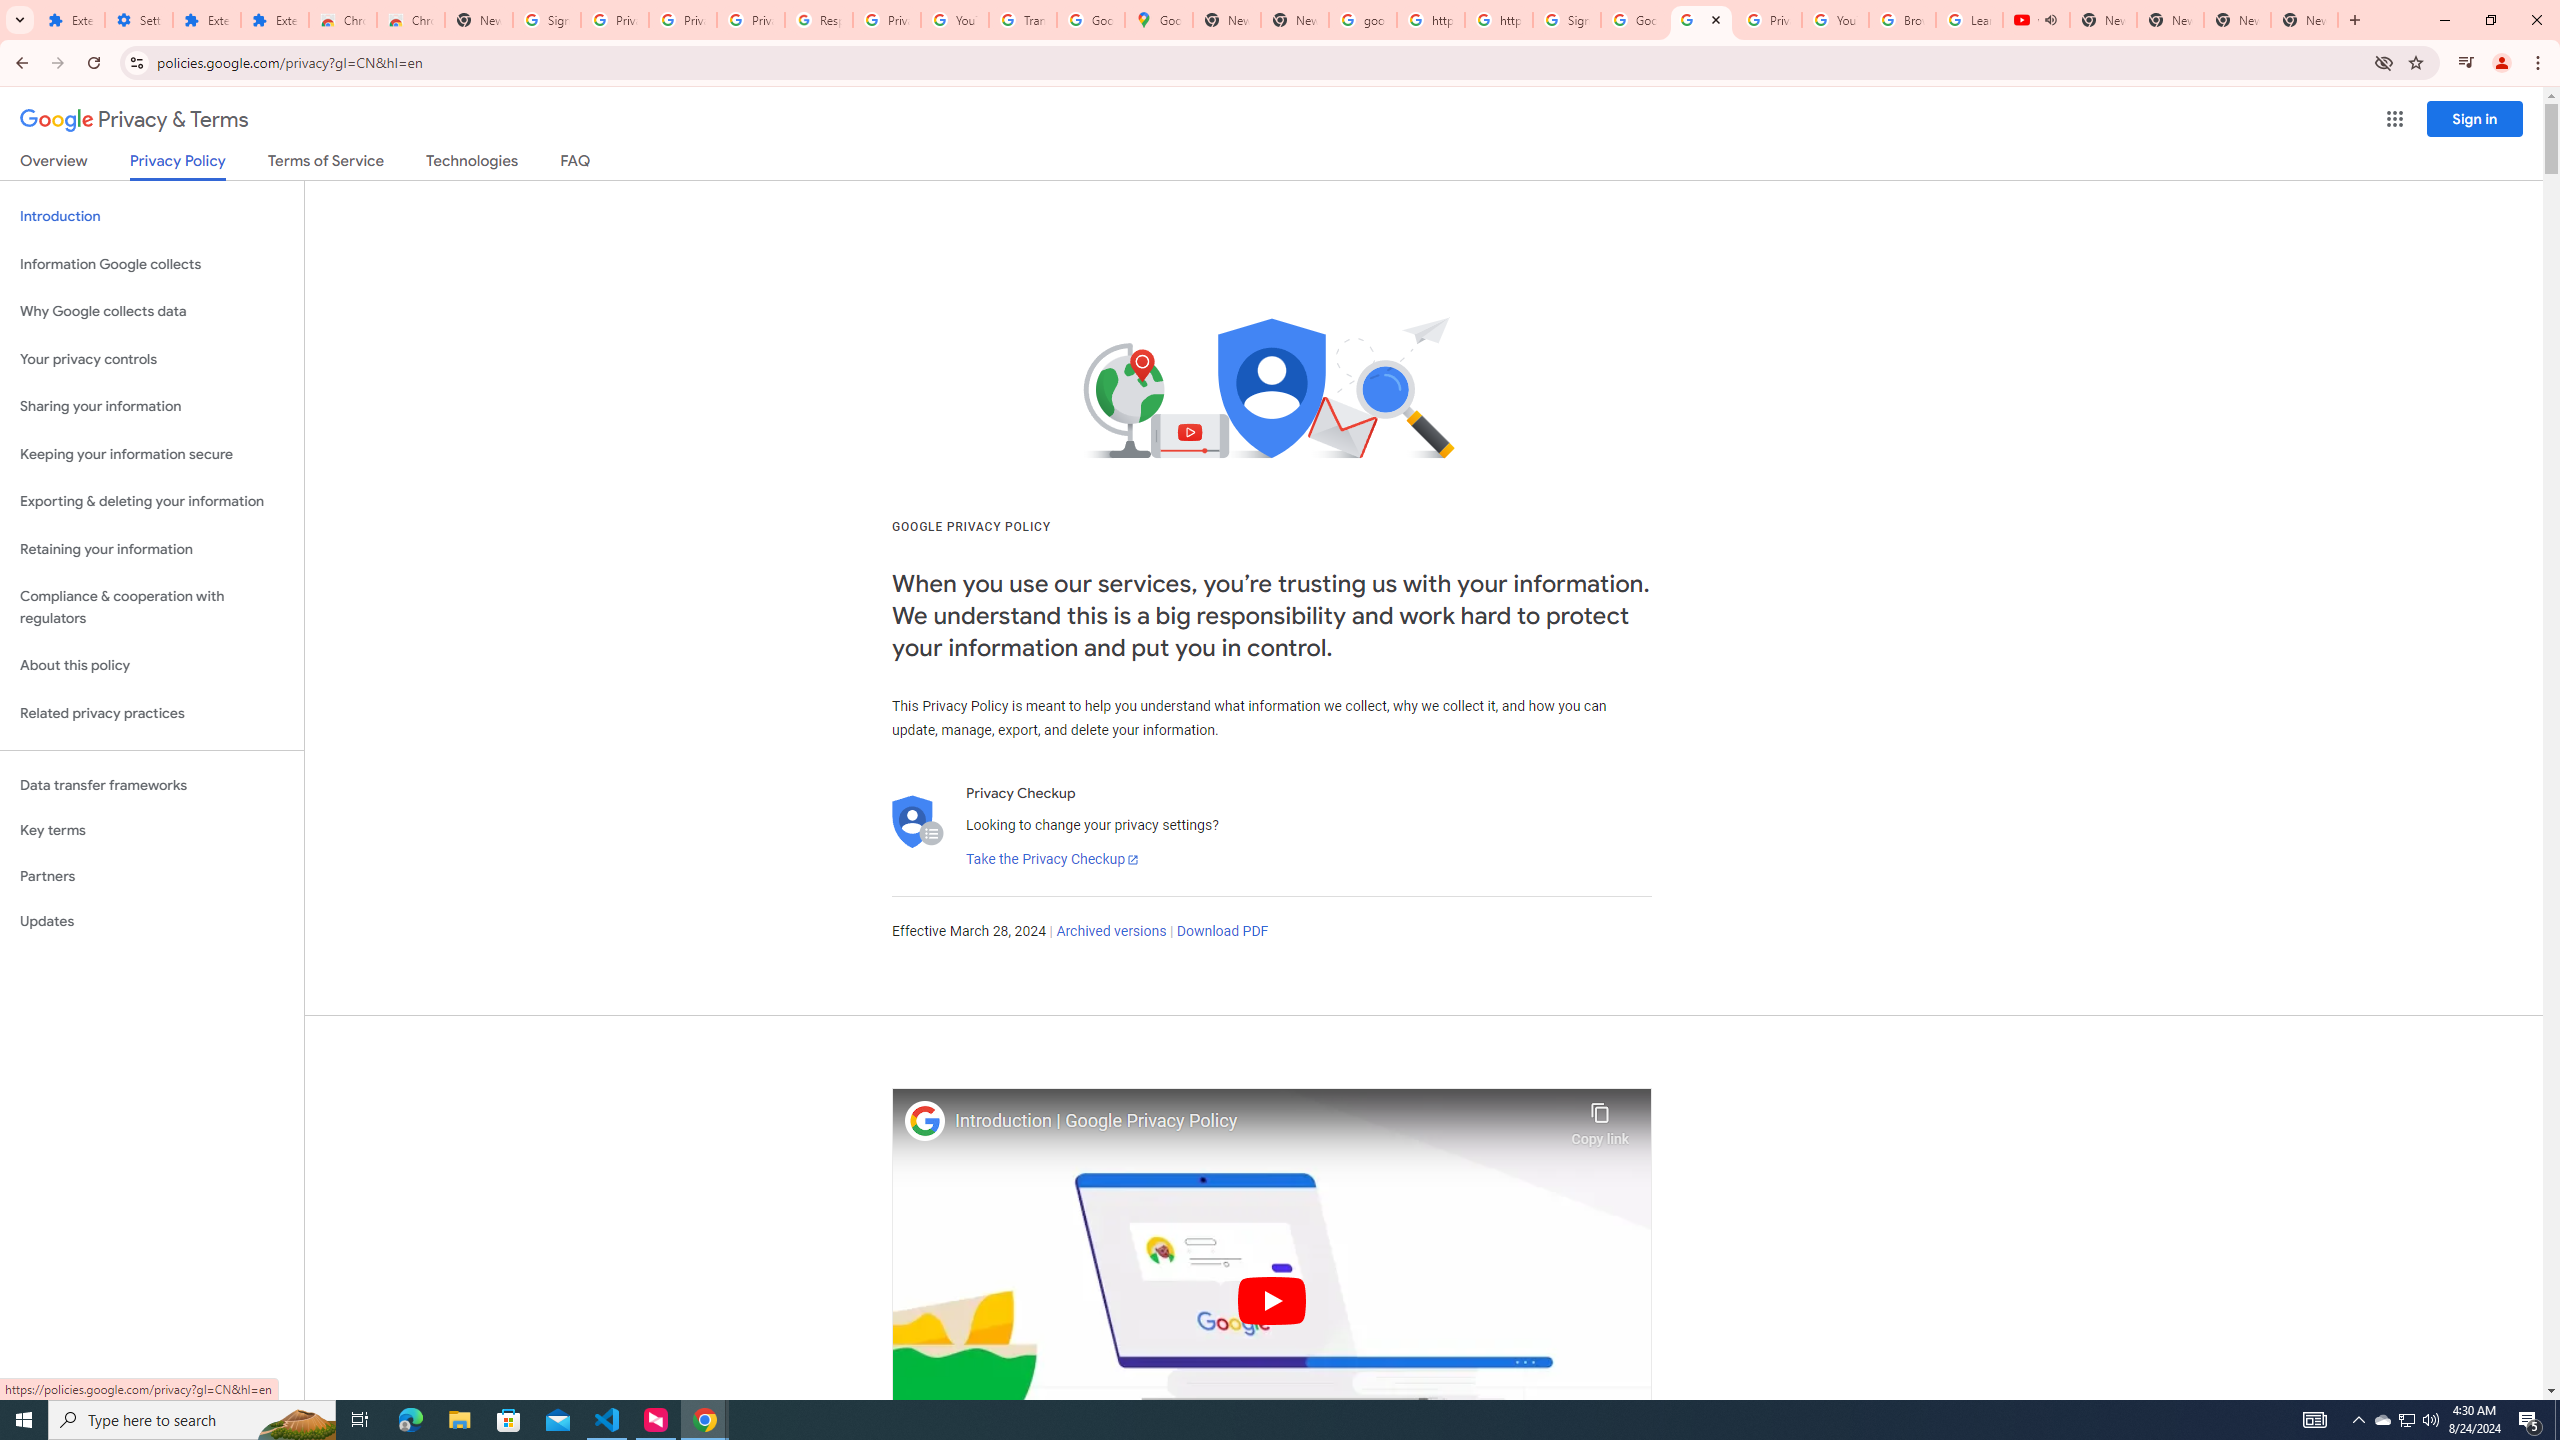 Image resolution: width=2560 pixels, height=1440 pixels. Describe the element at coordinates (1051, 858) in the screenshot. I see `'Take the Privacy Checkup'` at that location.